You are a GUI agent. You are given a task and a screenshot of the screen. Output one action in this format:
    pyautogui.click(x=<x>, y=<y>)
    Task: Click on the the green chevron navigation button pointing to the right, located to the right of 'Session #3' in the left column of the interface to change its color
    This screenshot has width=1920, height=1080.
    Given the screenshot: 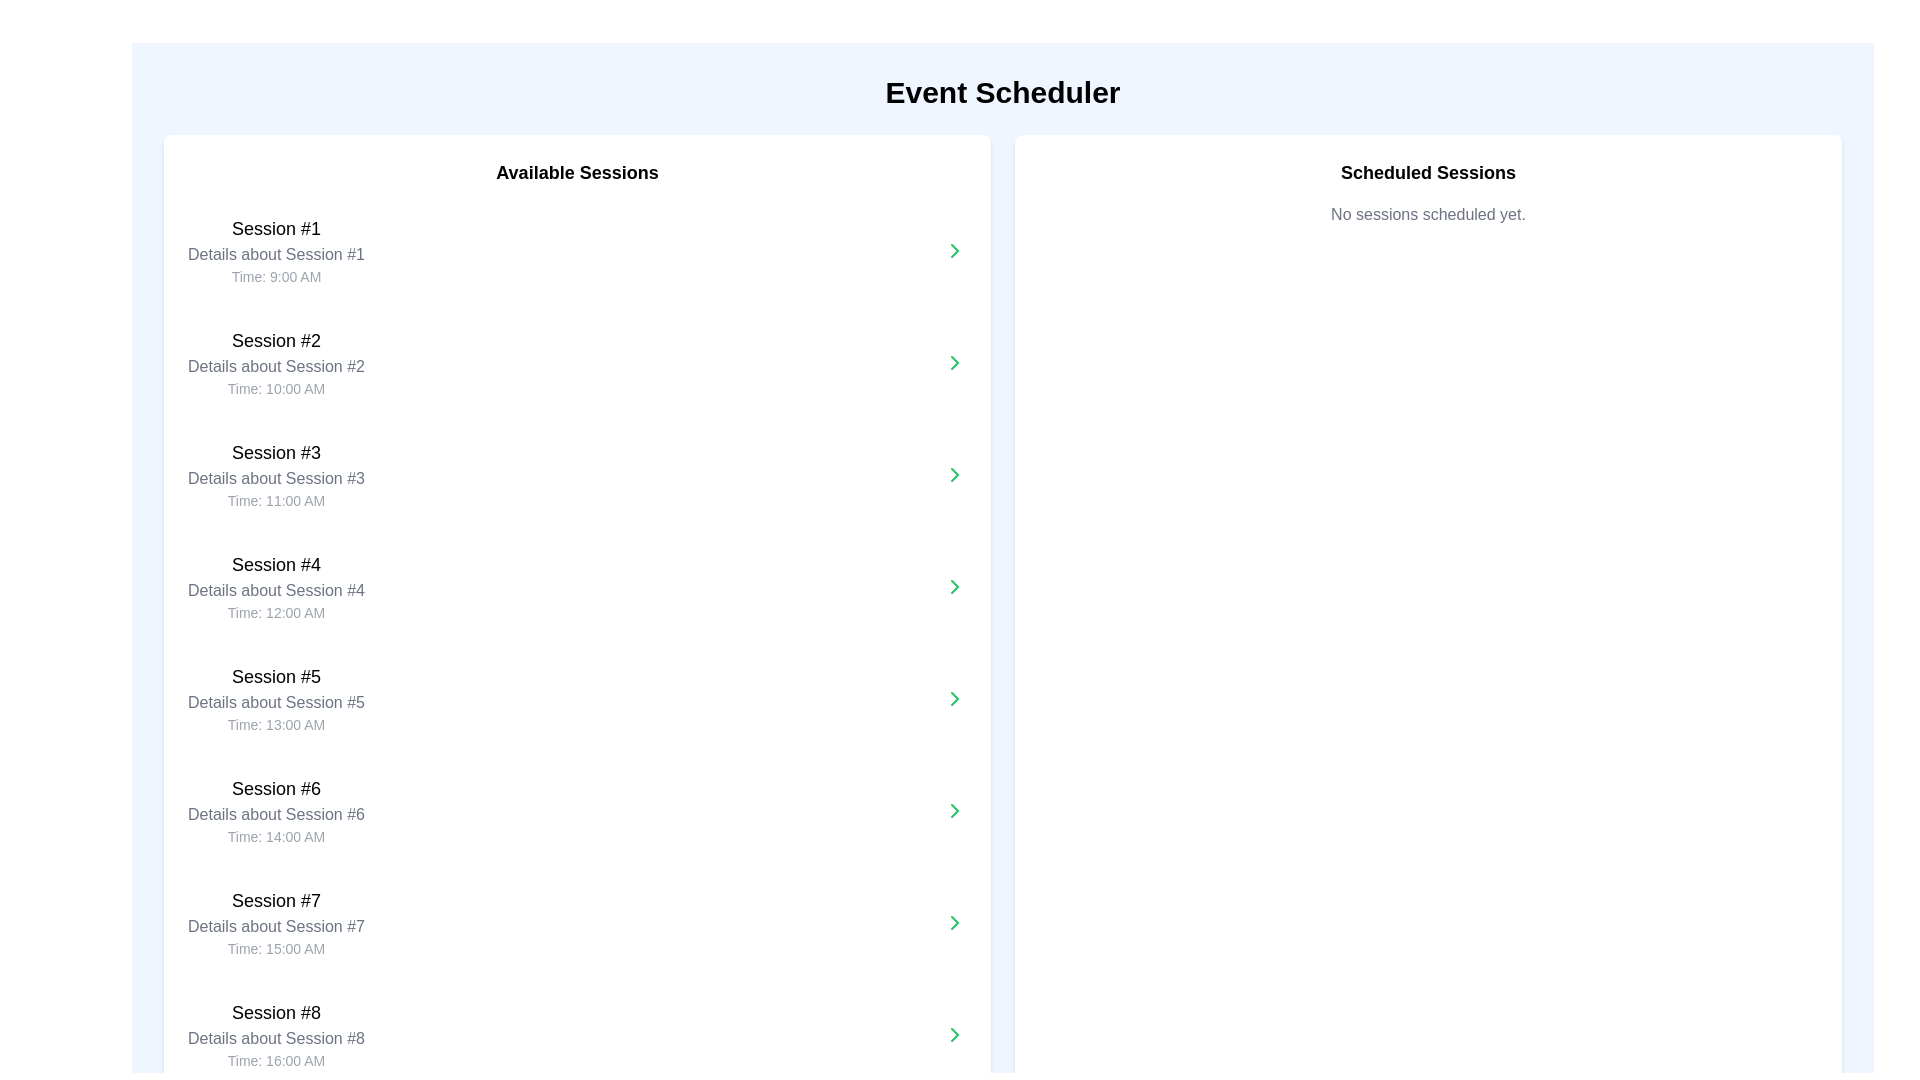 What is the action you would take?
    pyautogui.click(x=954, y=474)
    